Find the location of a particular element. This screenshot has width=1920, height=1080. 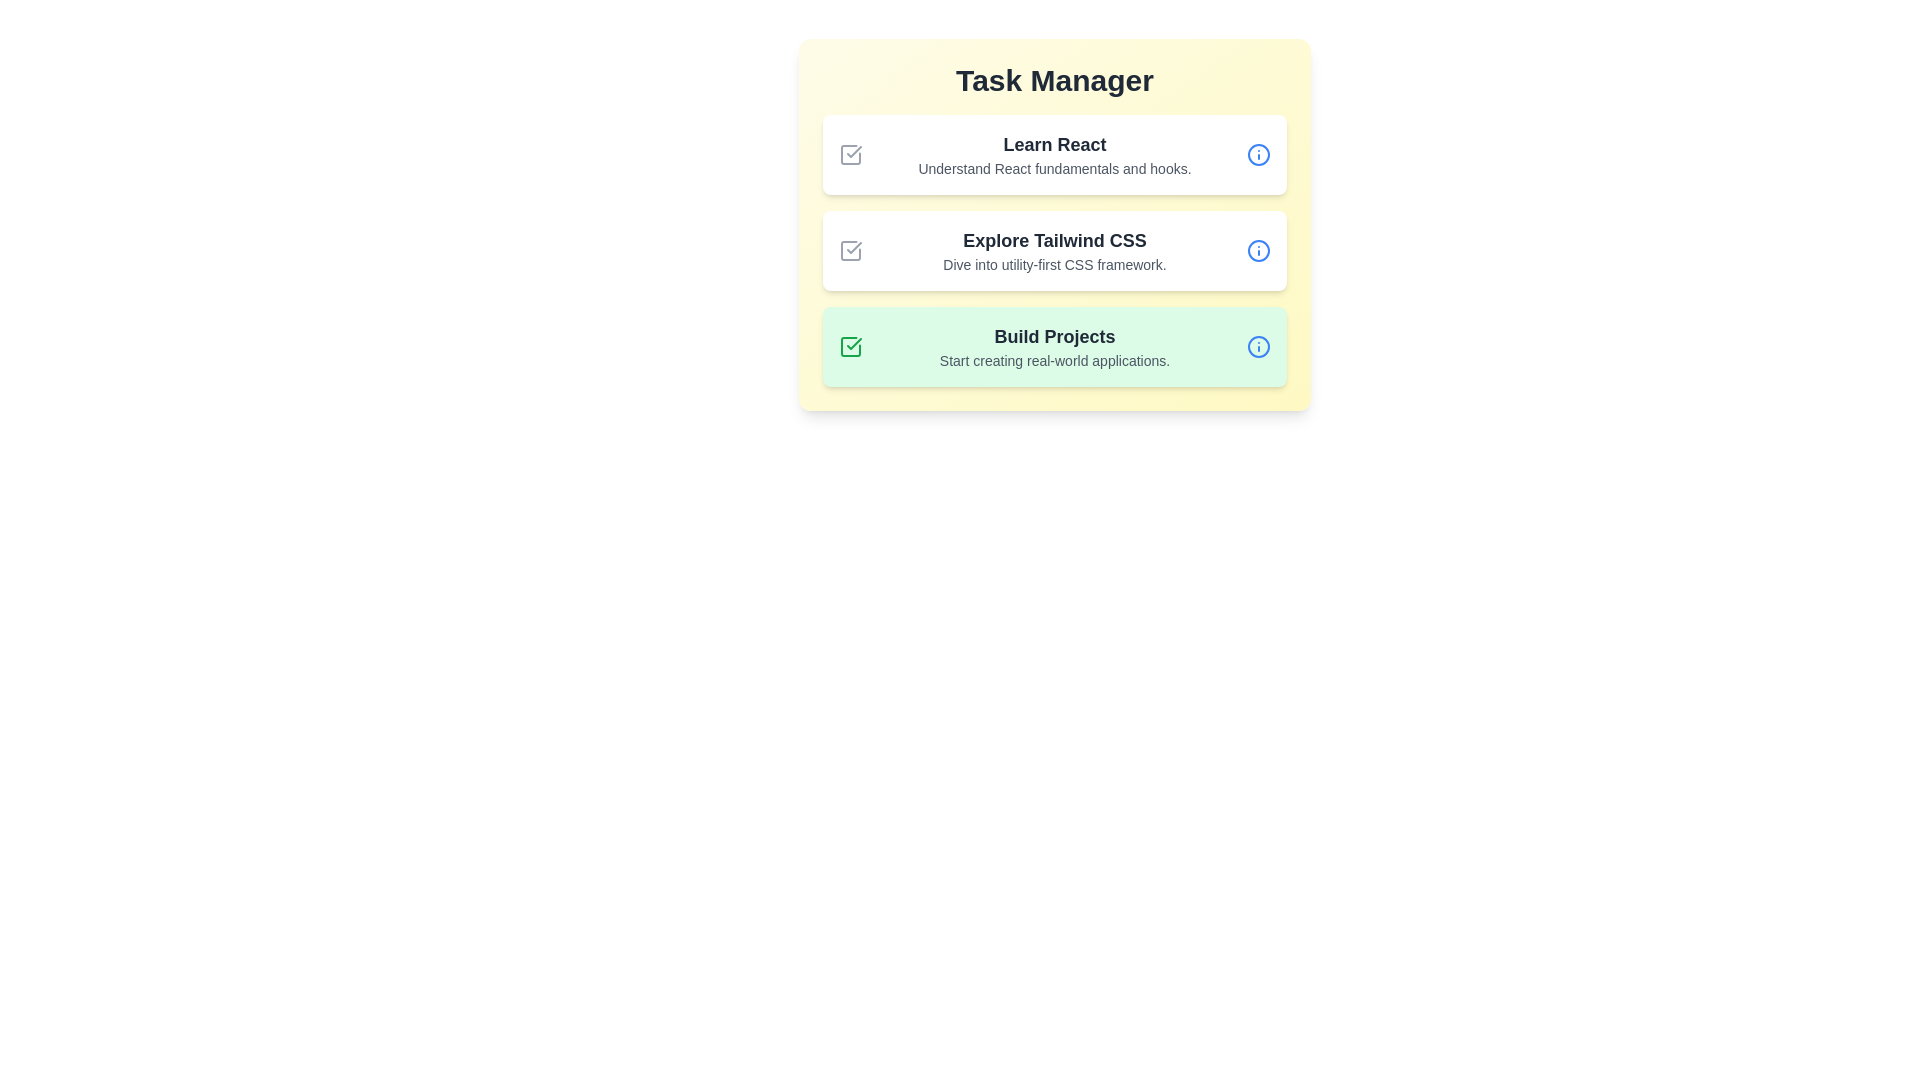

the info icon for the task titled 'Learn React' is located at coordinates (1257, 153).